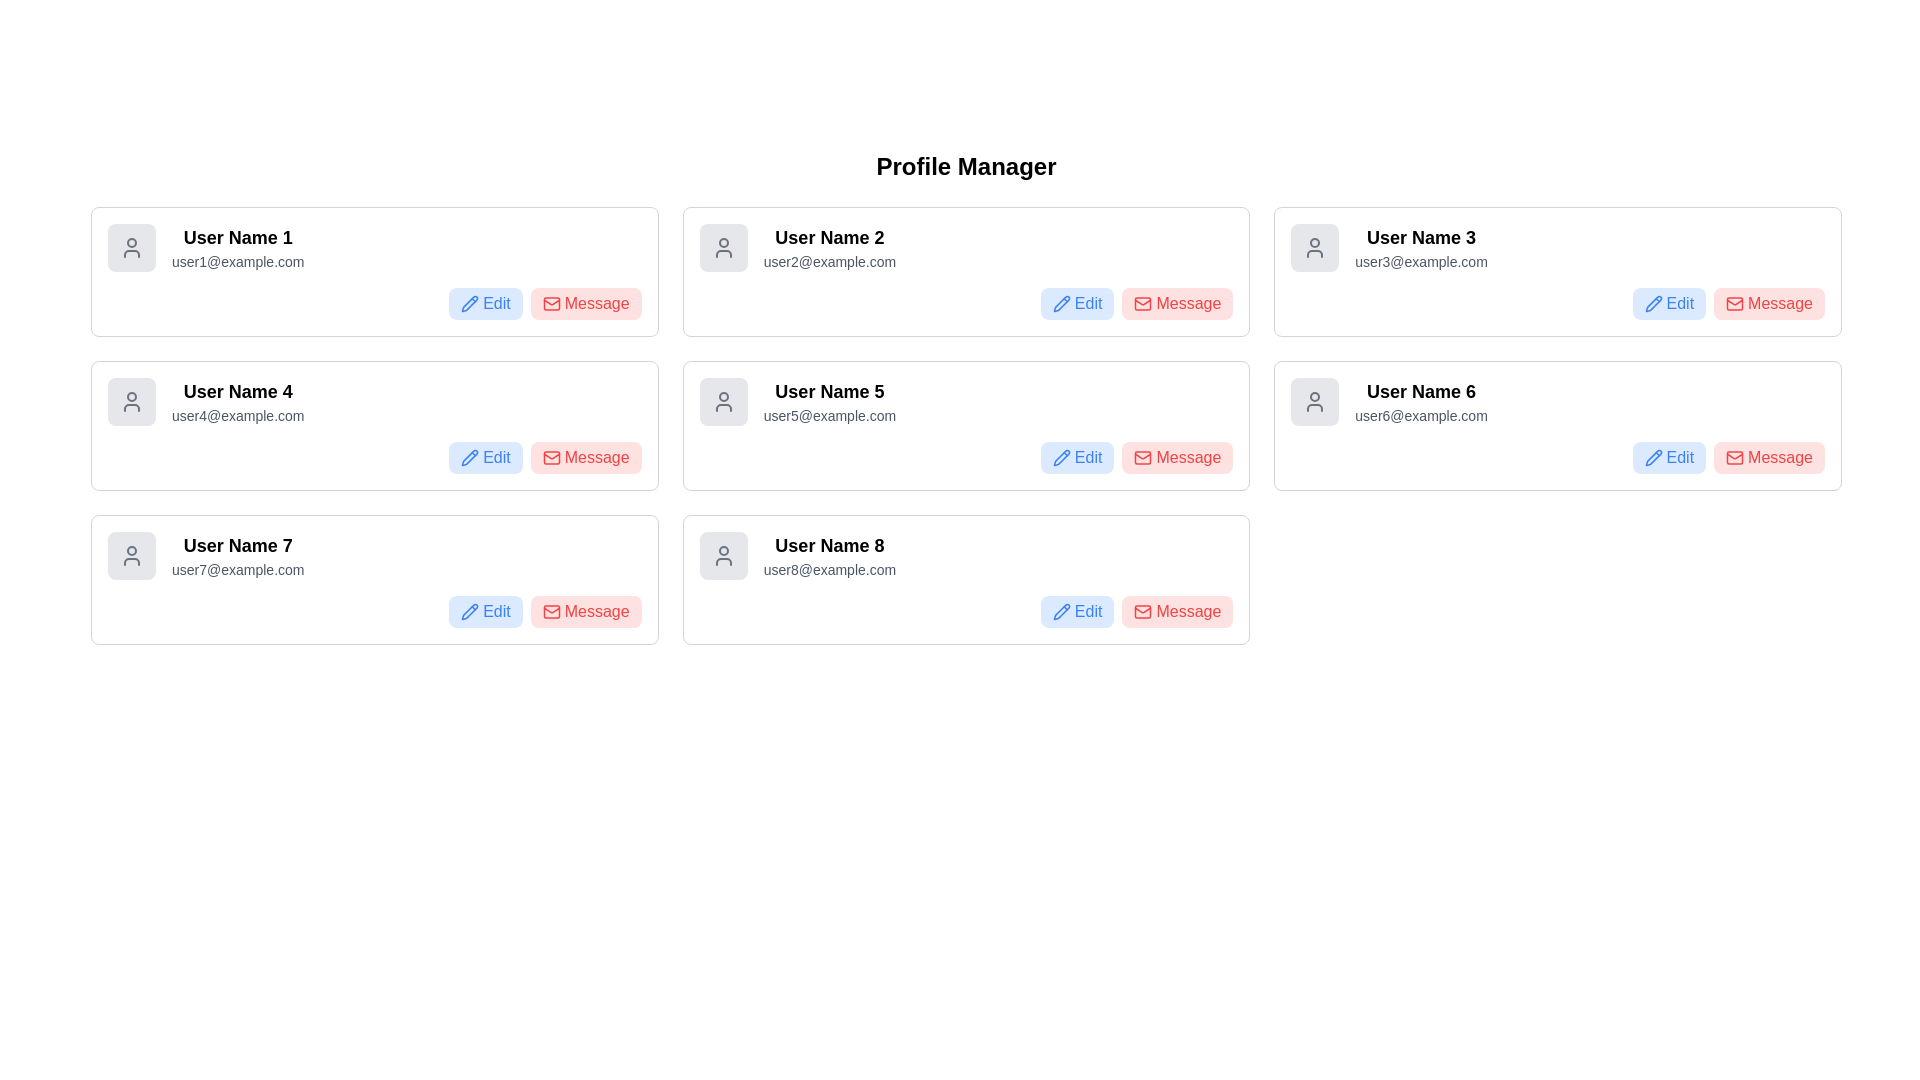 The width and height of the screenshot is (1920, 1080). I want to click on the text label displaying 'User Name 2' in bold, which serves as a heading for the profile card, located in the header section above the email text, so click(829, 237).